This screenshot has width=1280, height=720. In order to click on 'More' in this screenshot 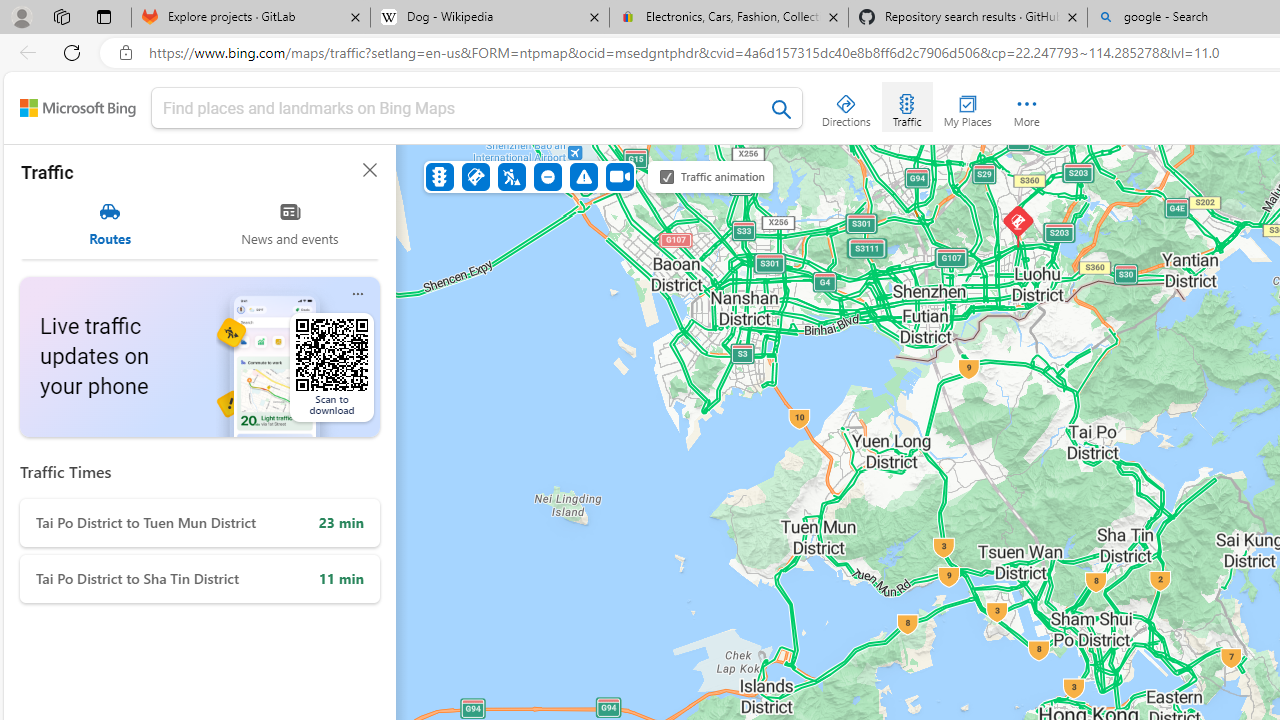, I will do `click(1026, 106)`.